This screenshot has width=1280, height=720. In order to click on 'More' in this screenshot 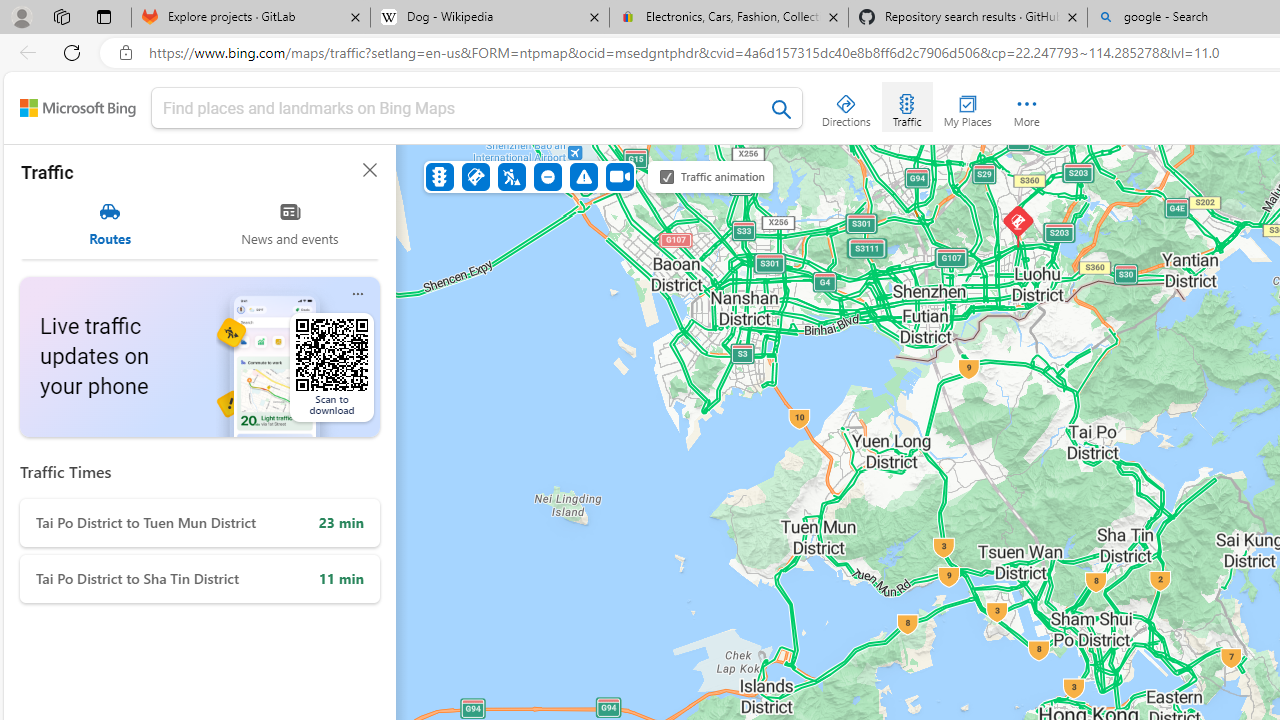, I will do `click(1026, 106)`.